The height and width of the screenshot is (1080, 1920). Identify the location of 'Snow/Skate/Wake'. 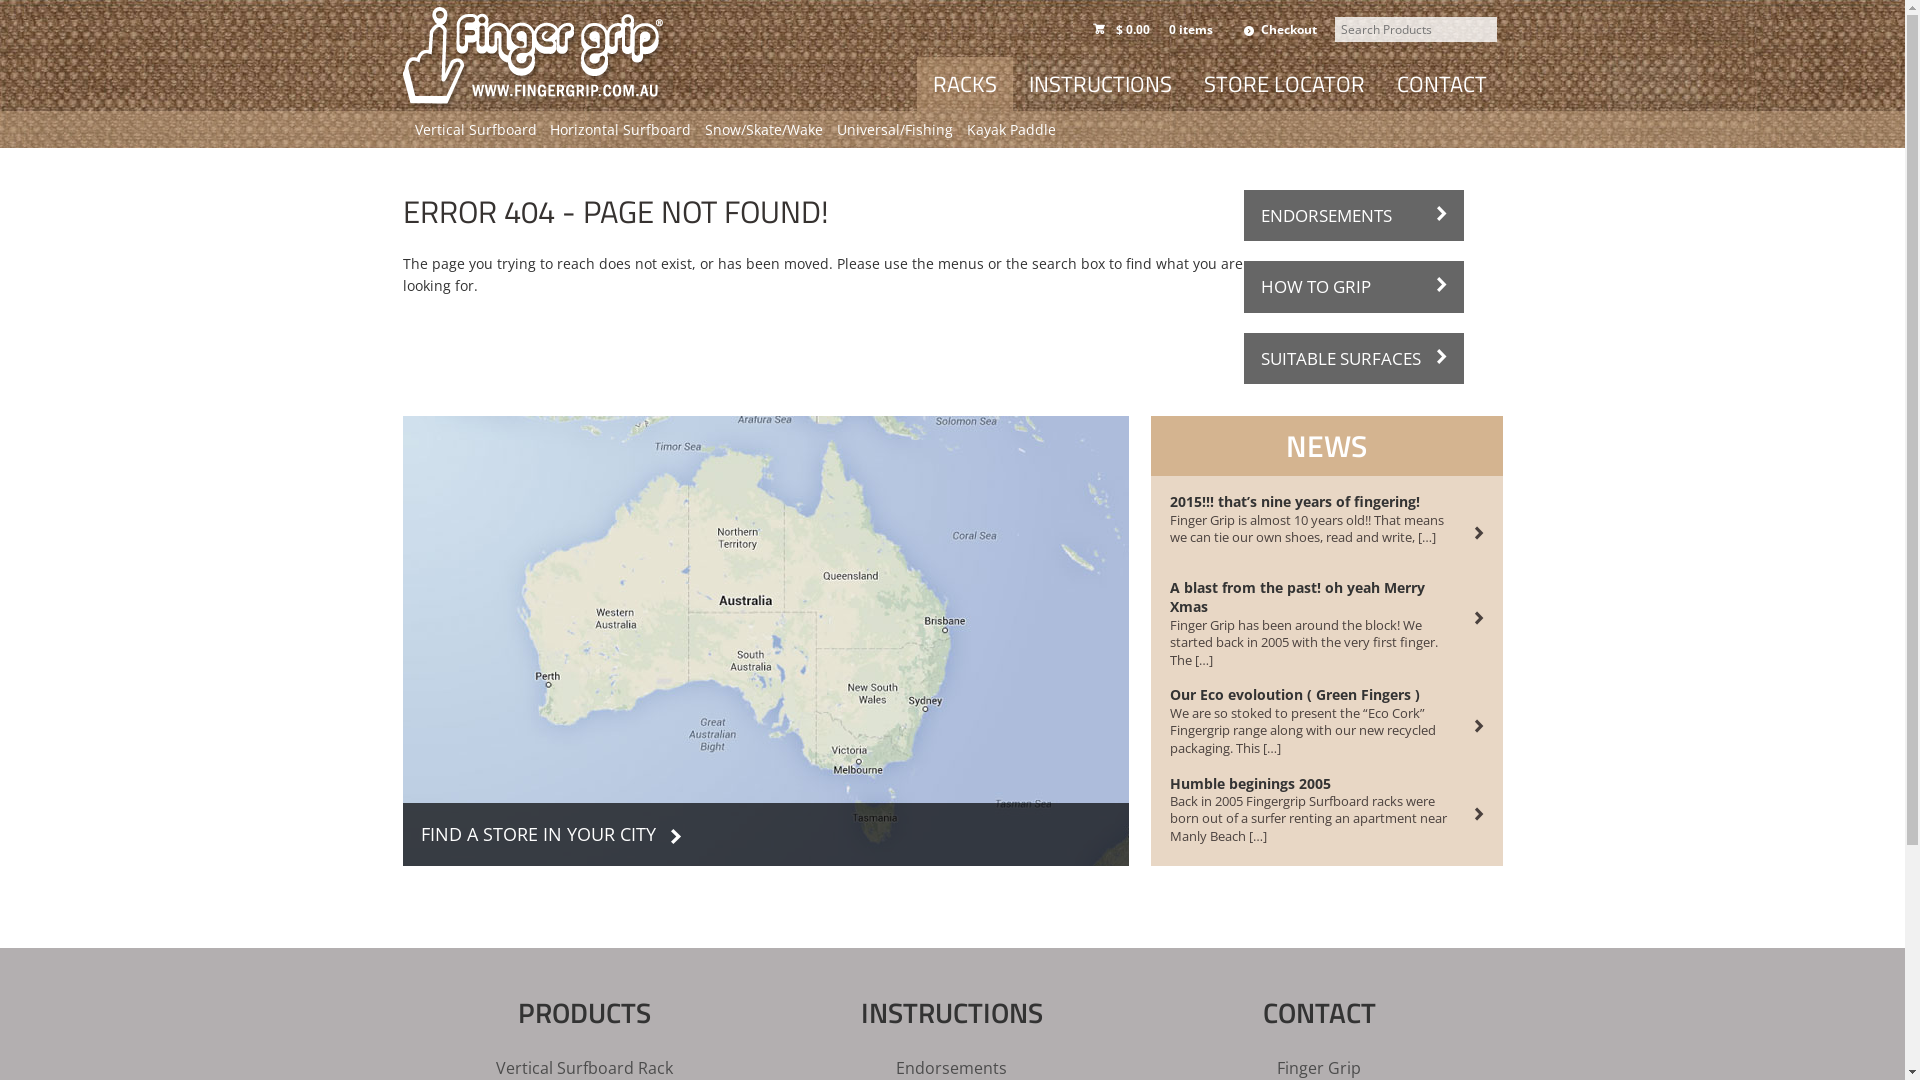
(700, 130).